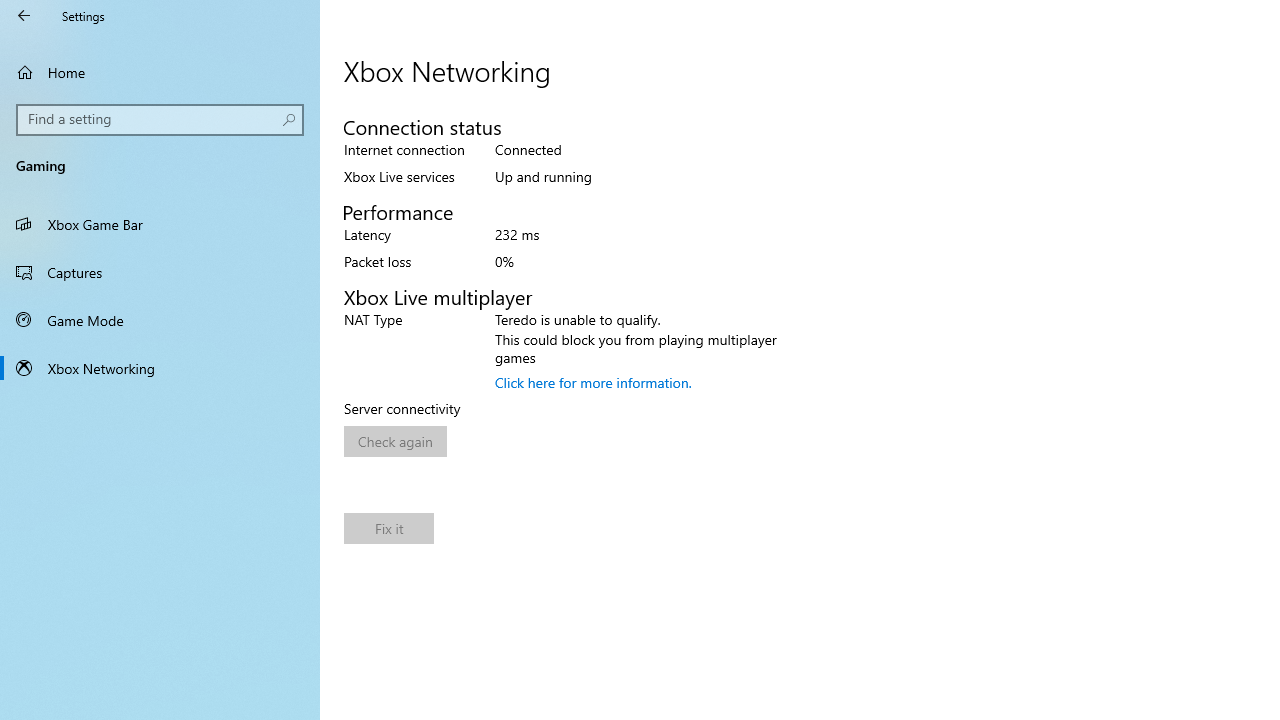 Image resolution: width=1280 pixels, height=720 pixels. What do you see at coordinates (24, 15) in the screenshot?
I see `'Back'` at bounding box center [24, 15].